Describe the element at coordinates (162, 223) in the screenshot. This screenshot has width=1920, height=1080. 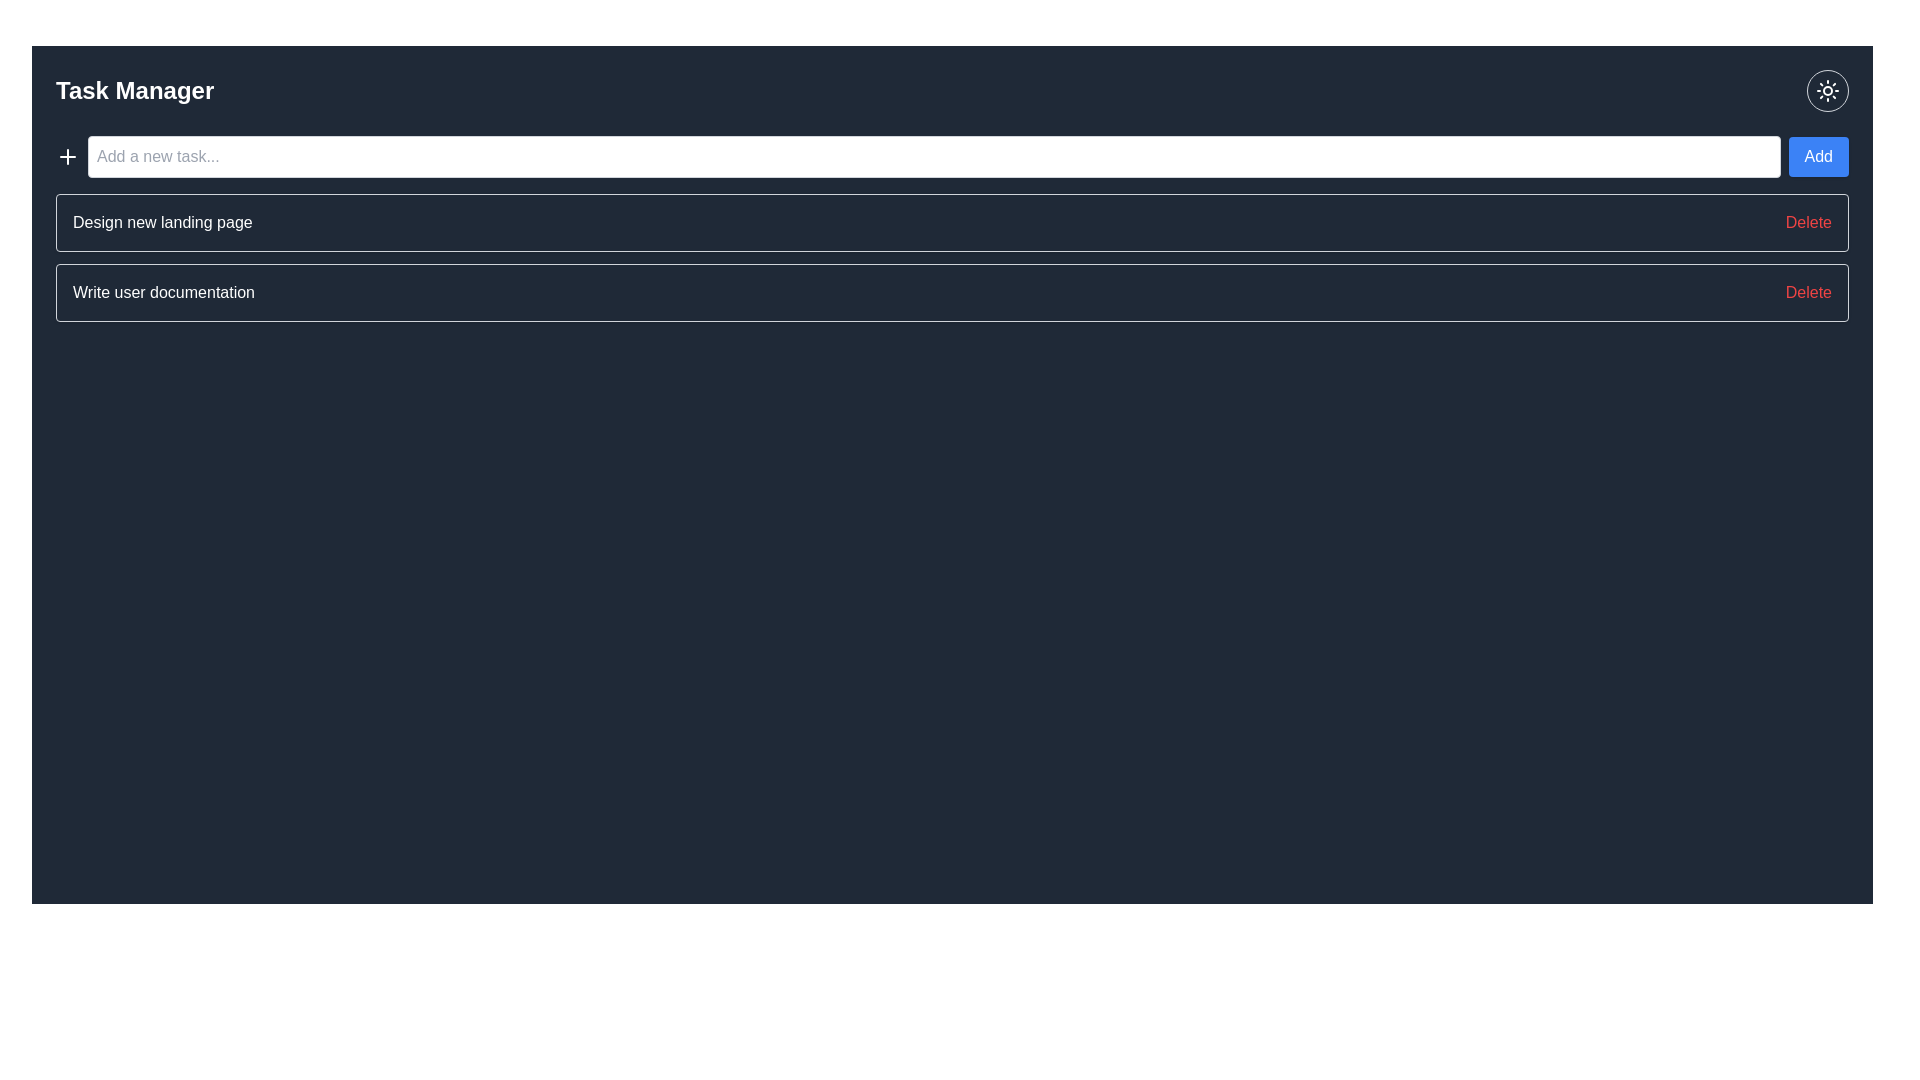
I see `text label representing the title or description of the first task item in the task manager application, located below the 'Add a new task...' input field` at that location.